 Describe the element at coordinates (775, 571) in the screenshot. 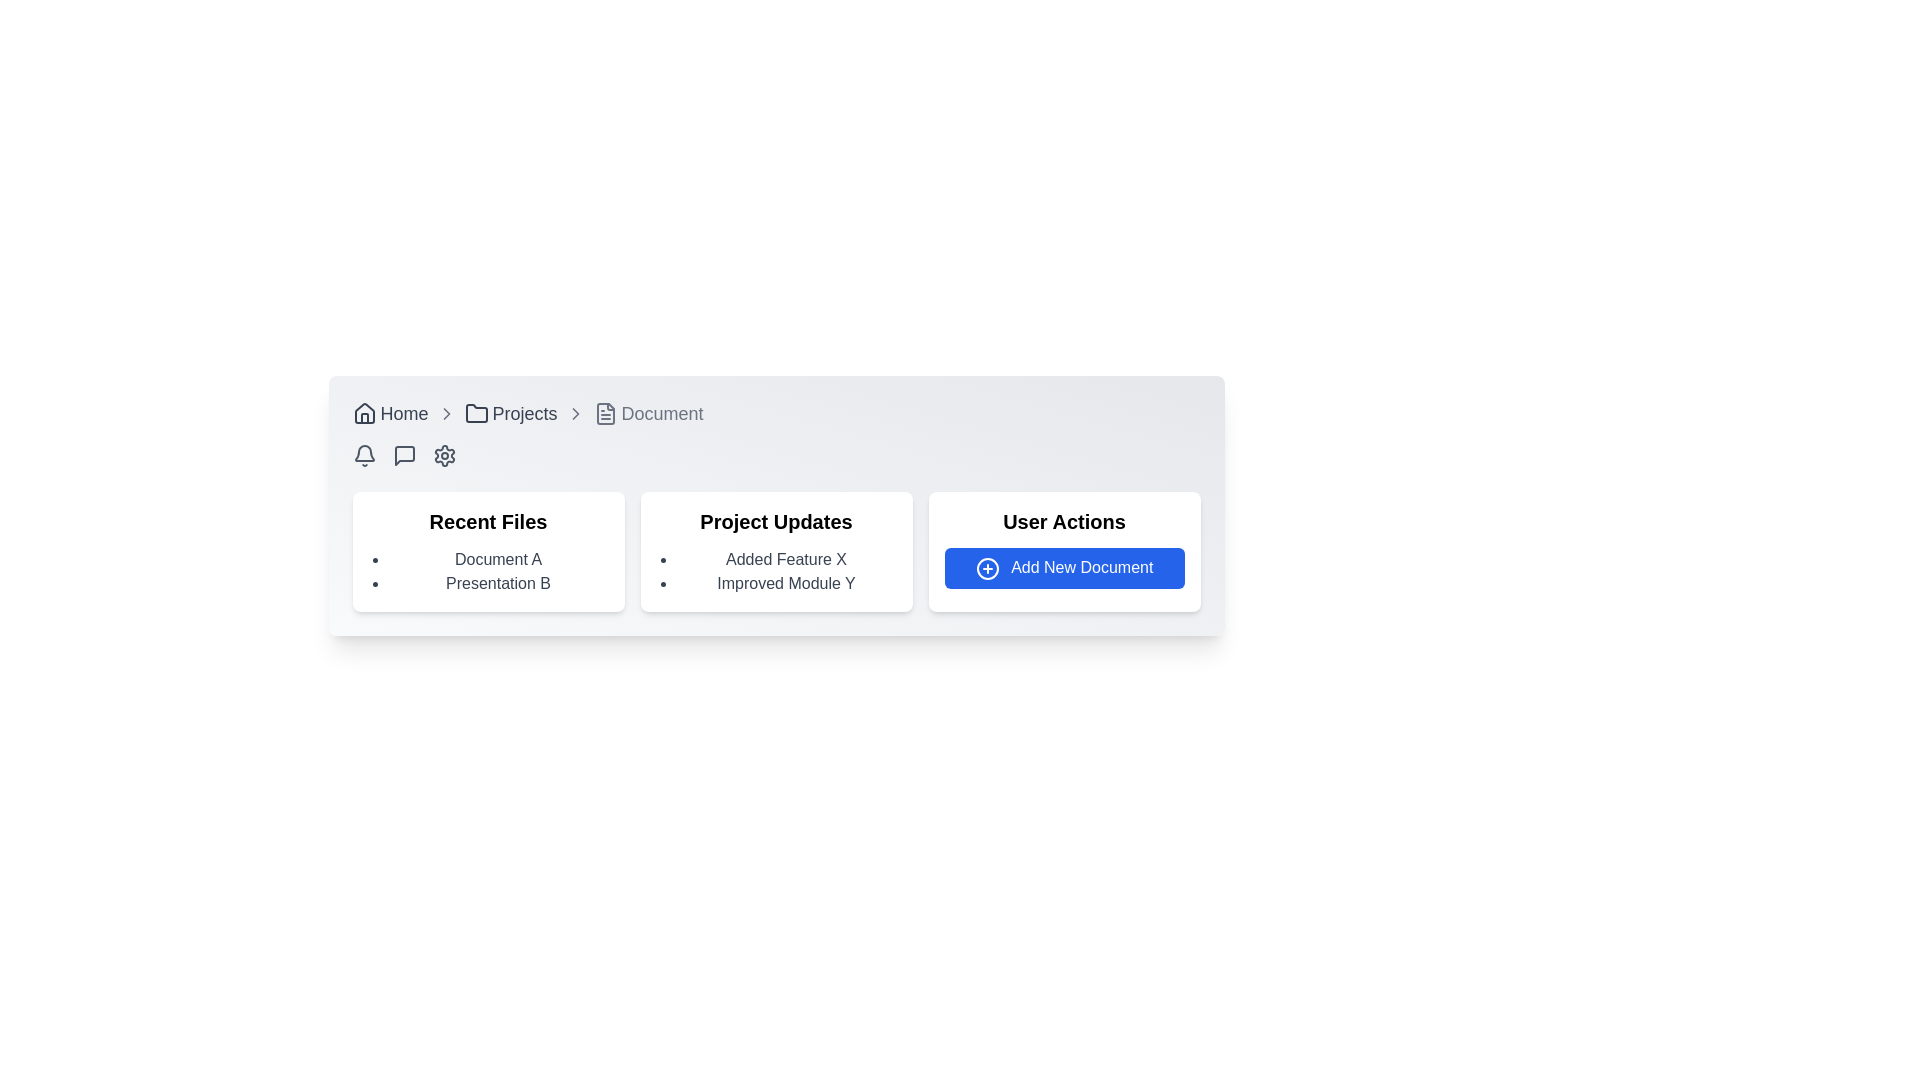

I see `the unordered list containing the items 'Added Feature X' and 'Improved Module Y' within the 'Project Updates' card` at that location.